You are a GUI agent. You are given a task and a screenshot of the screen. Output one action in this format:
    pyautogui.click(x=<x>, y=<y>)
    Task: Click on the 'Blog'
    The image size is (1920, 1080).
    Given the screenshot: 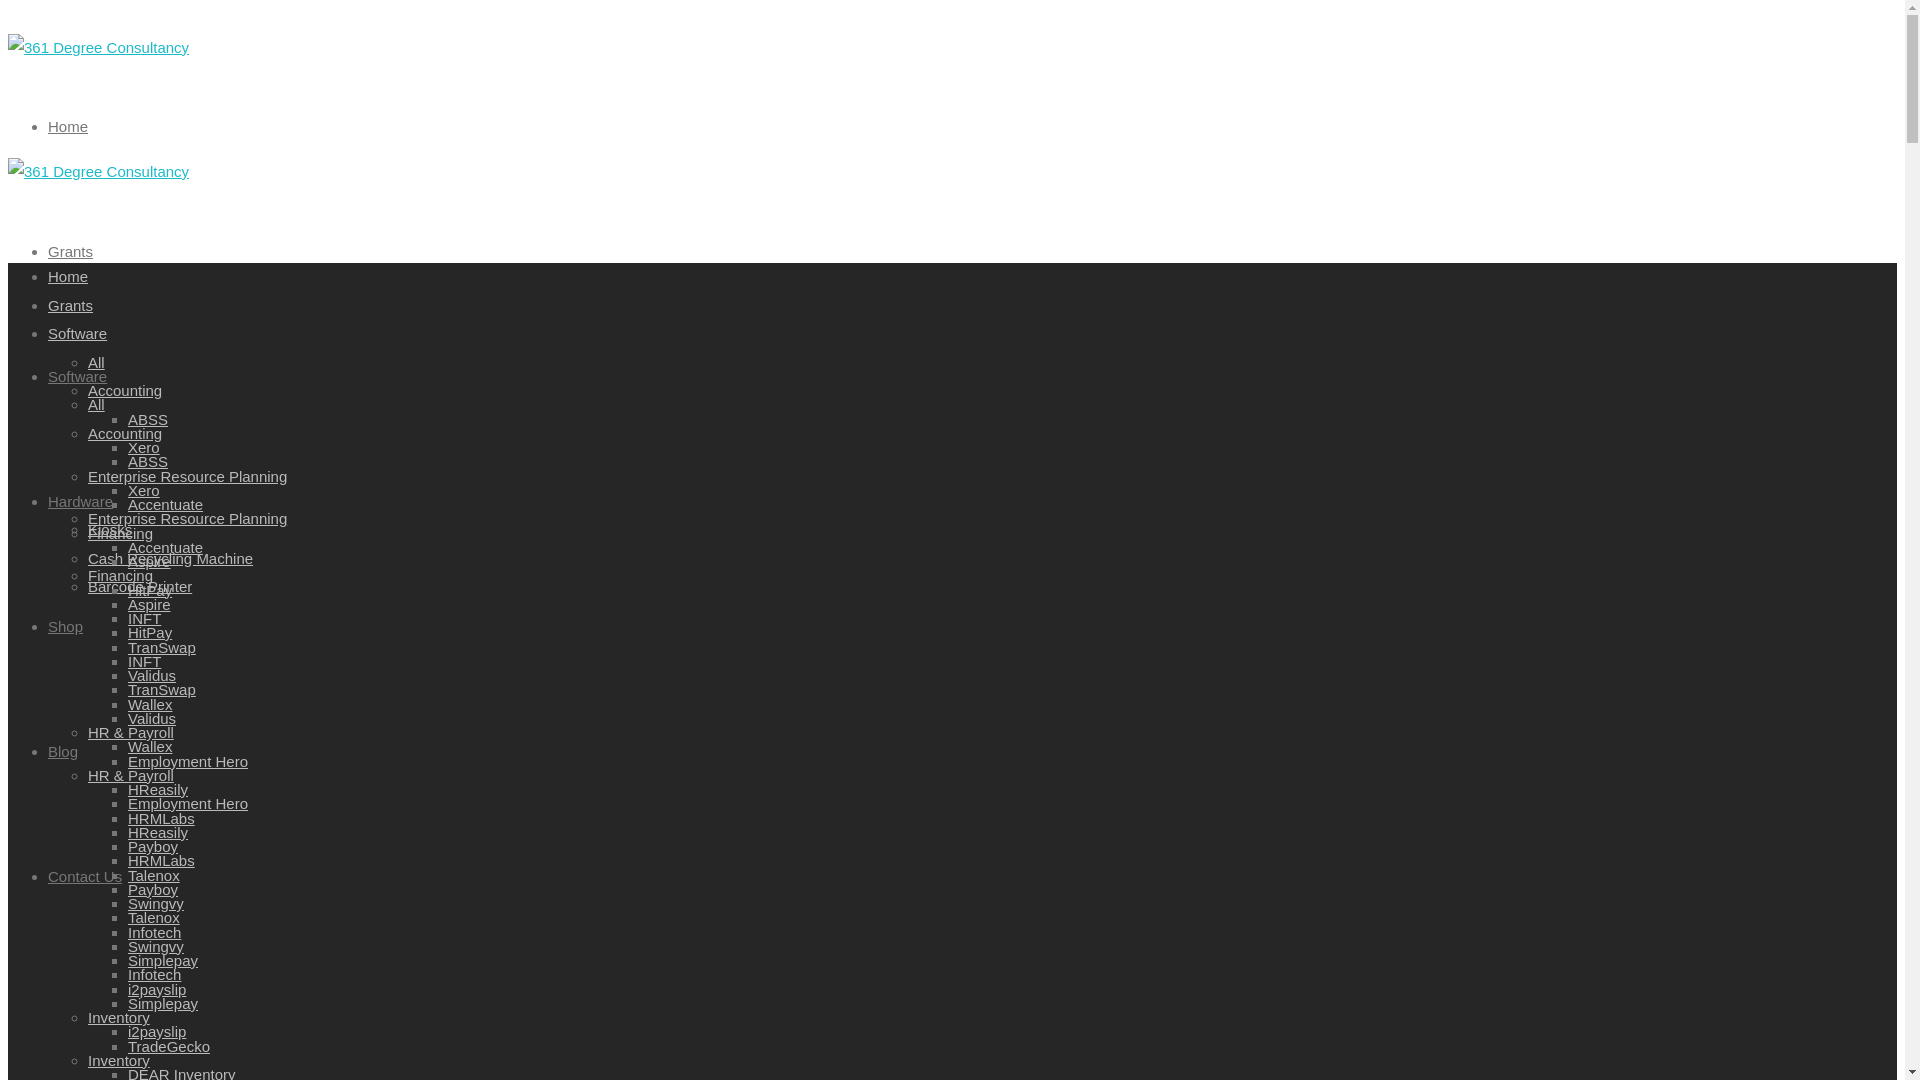 What is the action you would take?
    pyautogui.click(x=62, y=750)
    